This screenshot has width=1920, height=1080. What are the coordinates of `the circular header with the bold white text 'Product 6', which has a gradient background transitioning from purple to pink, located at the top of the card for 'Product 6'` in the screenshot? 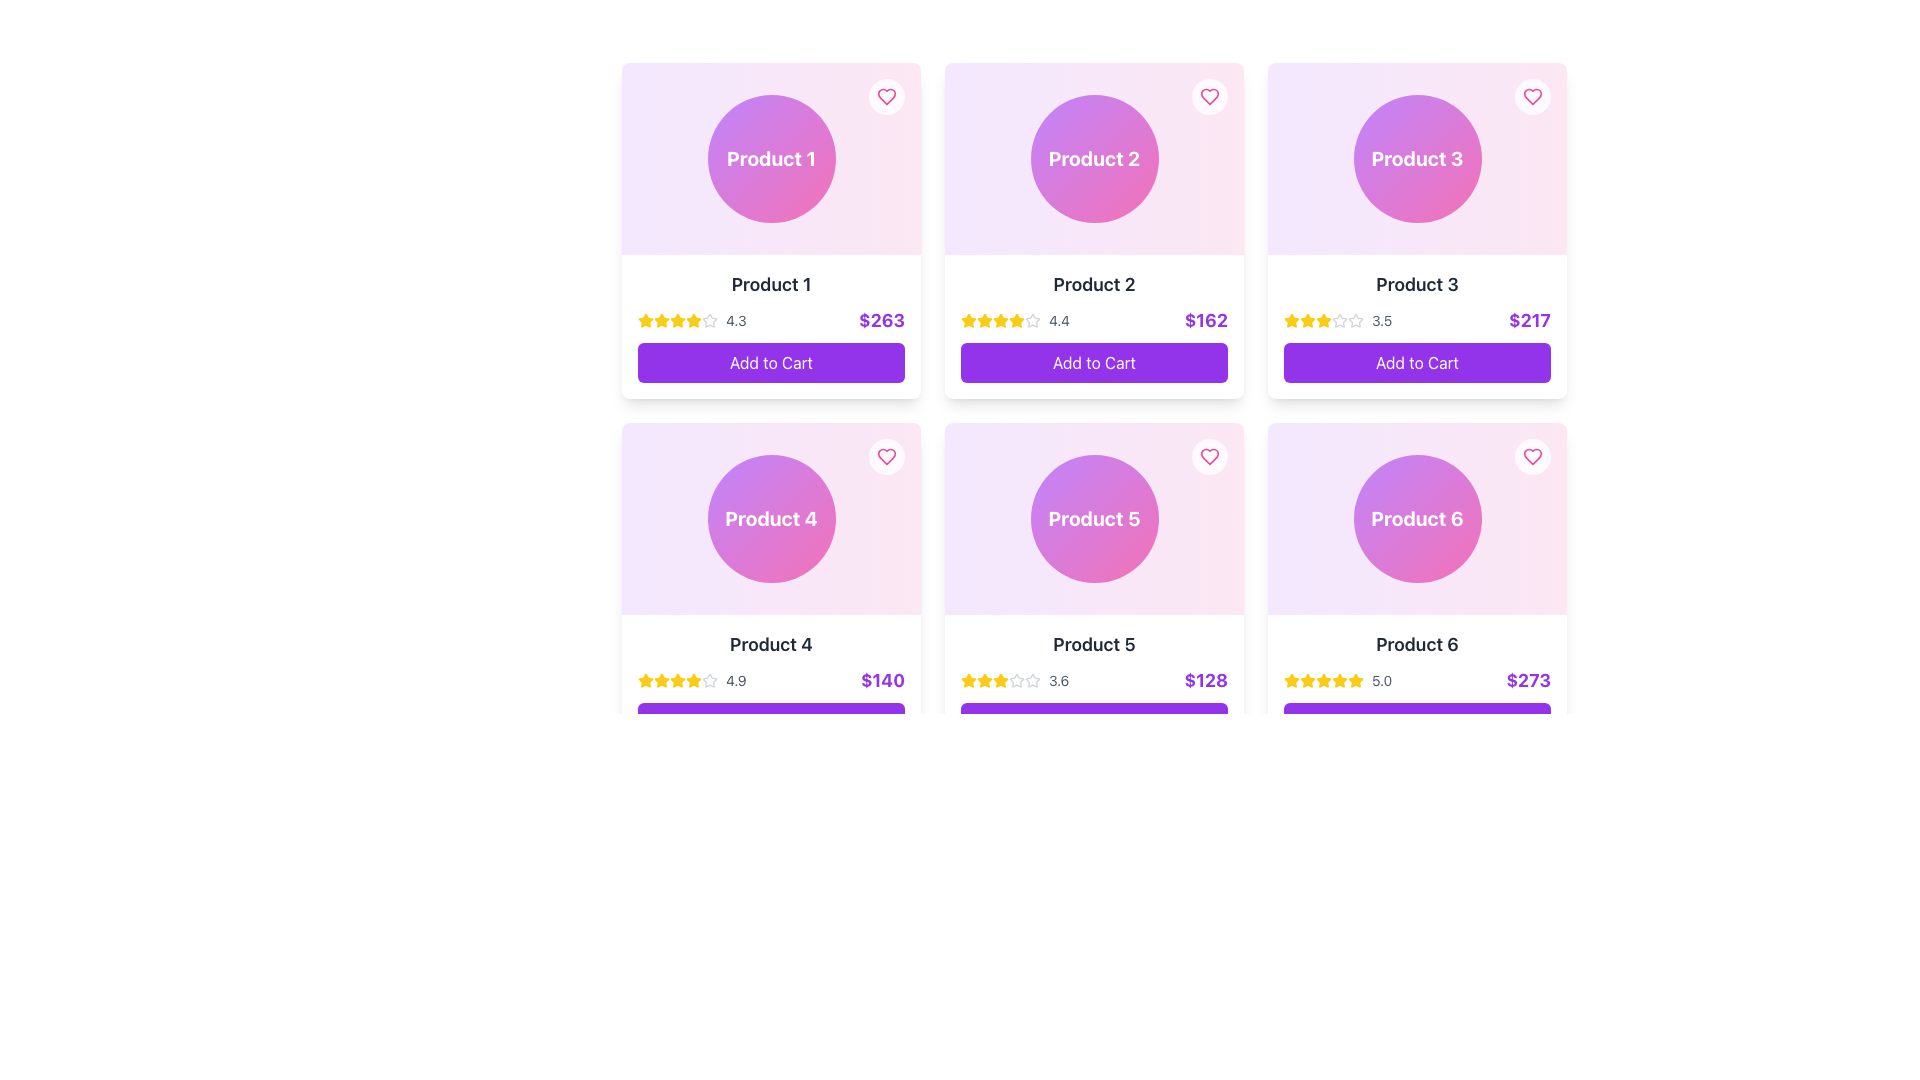 It's located at (1416, 518).